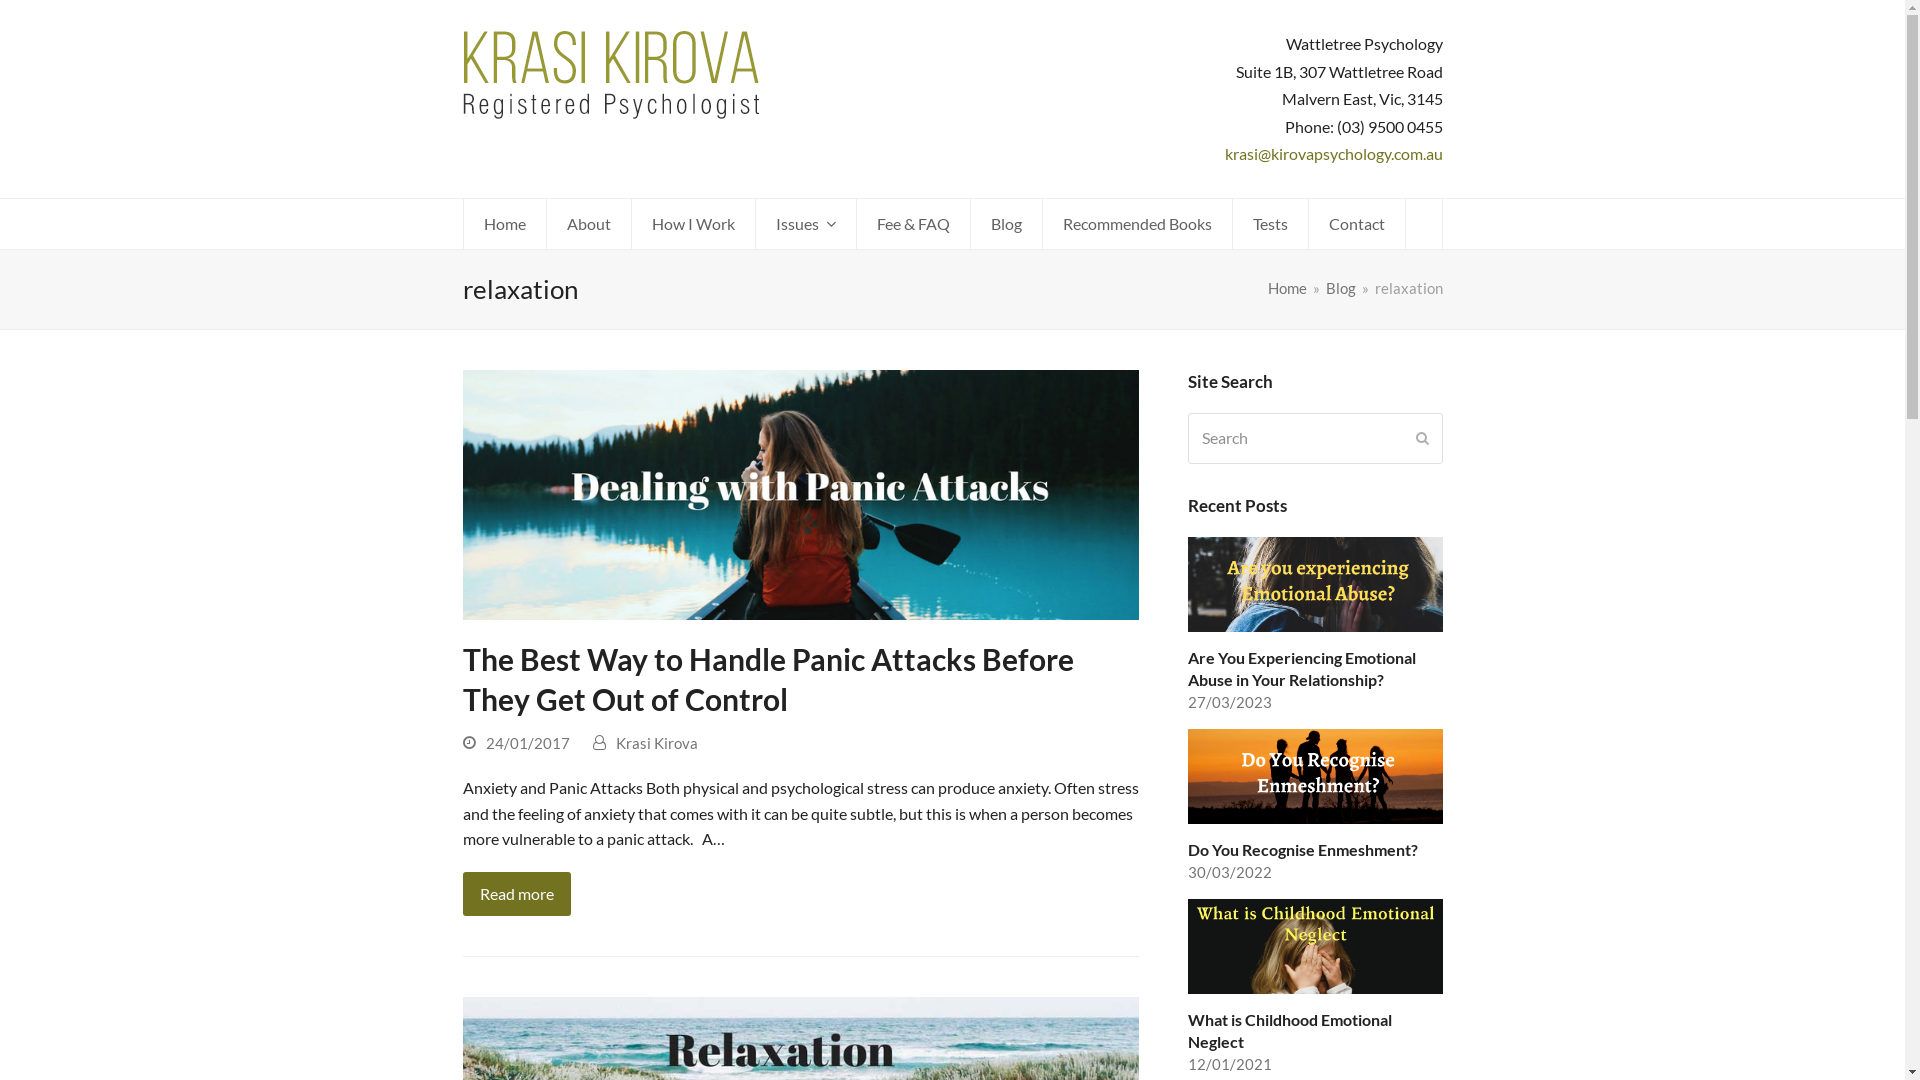 The height and width of the screenshot is (1080, 1920). What do you see at coordinates (1188, 805) in the screenshot?
I see `'Do You Recognise Enmeshment?` at bounding box center [1188, 805].